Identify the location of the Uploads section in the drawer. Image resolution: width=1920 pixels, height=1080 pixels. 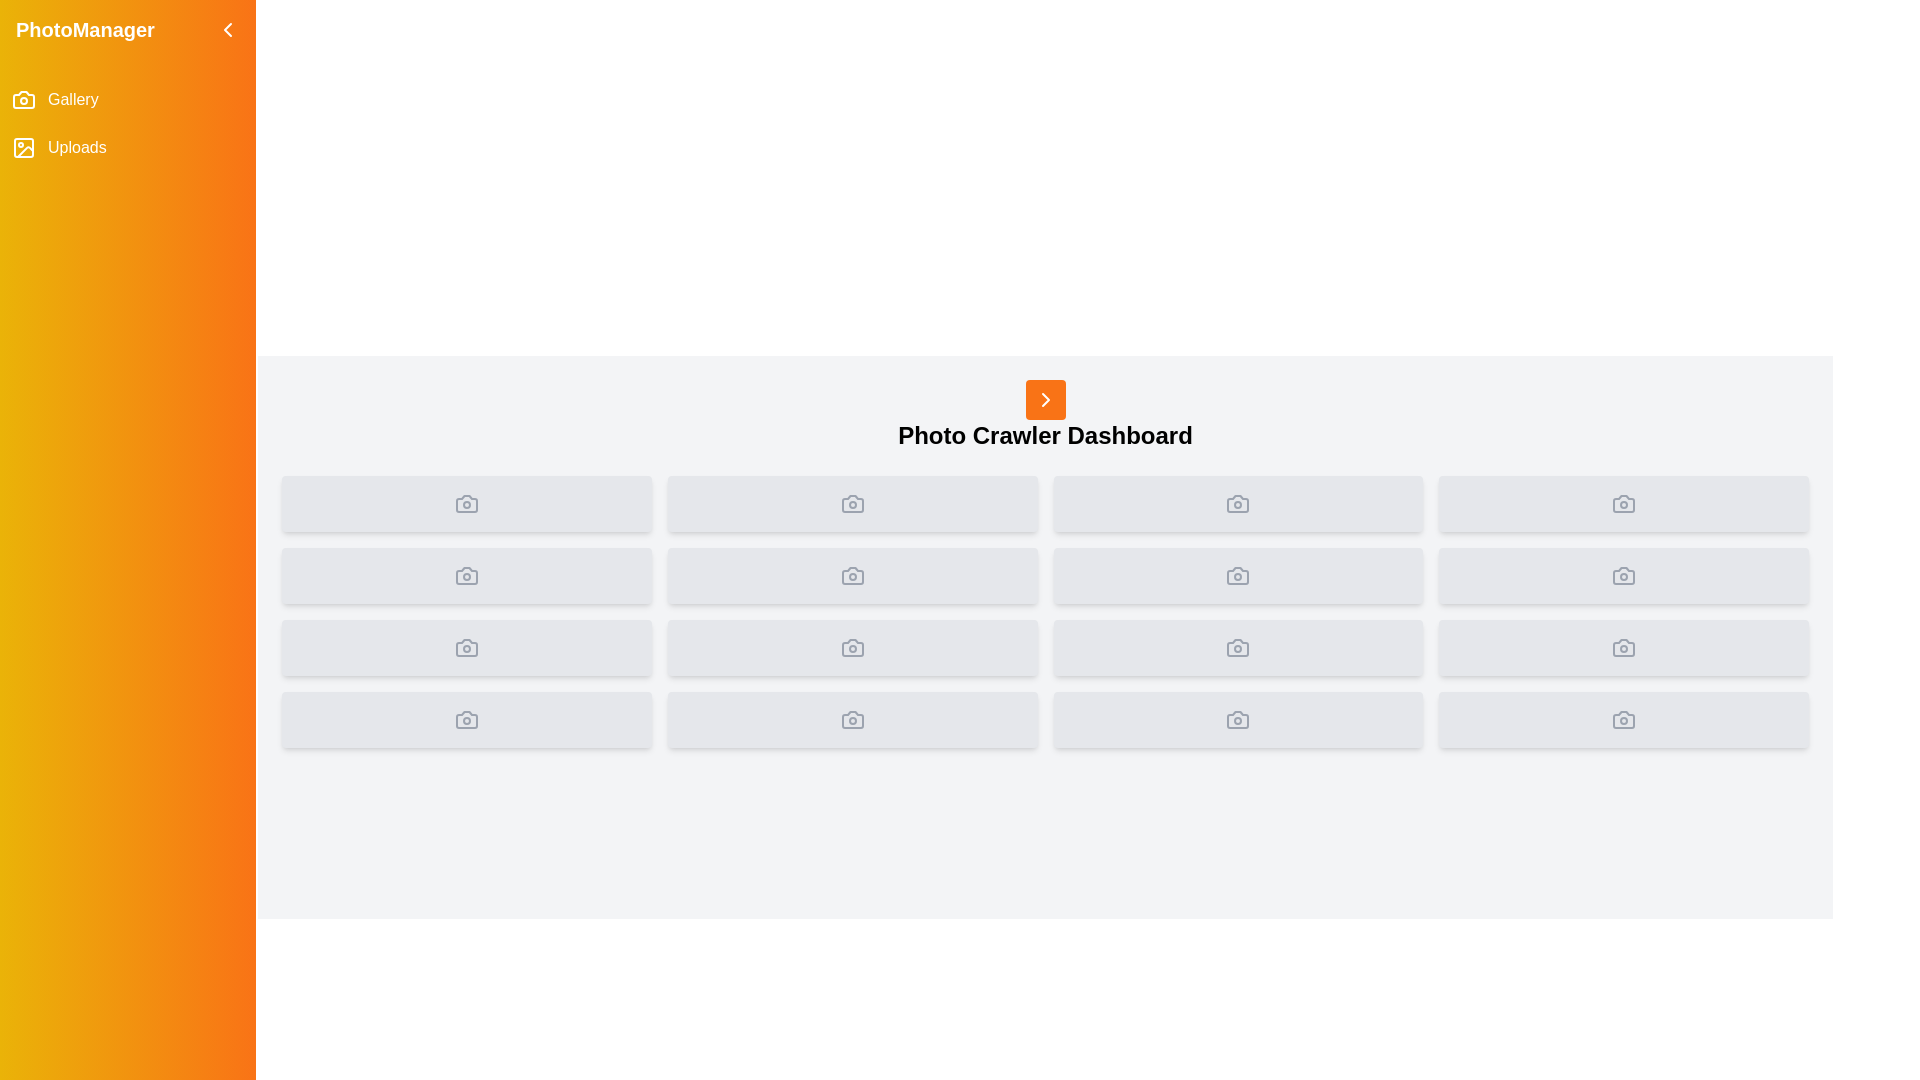
(127, 146).